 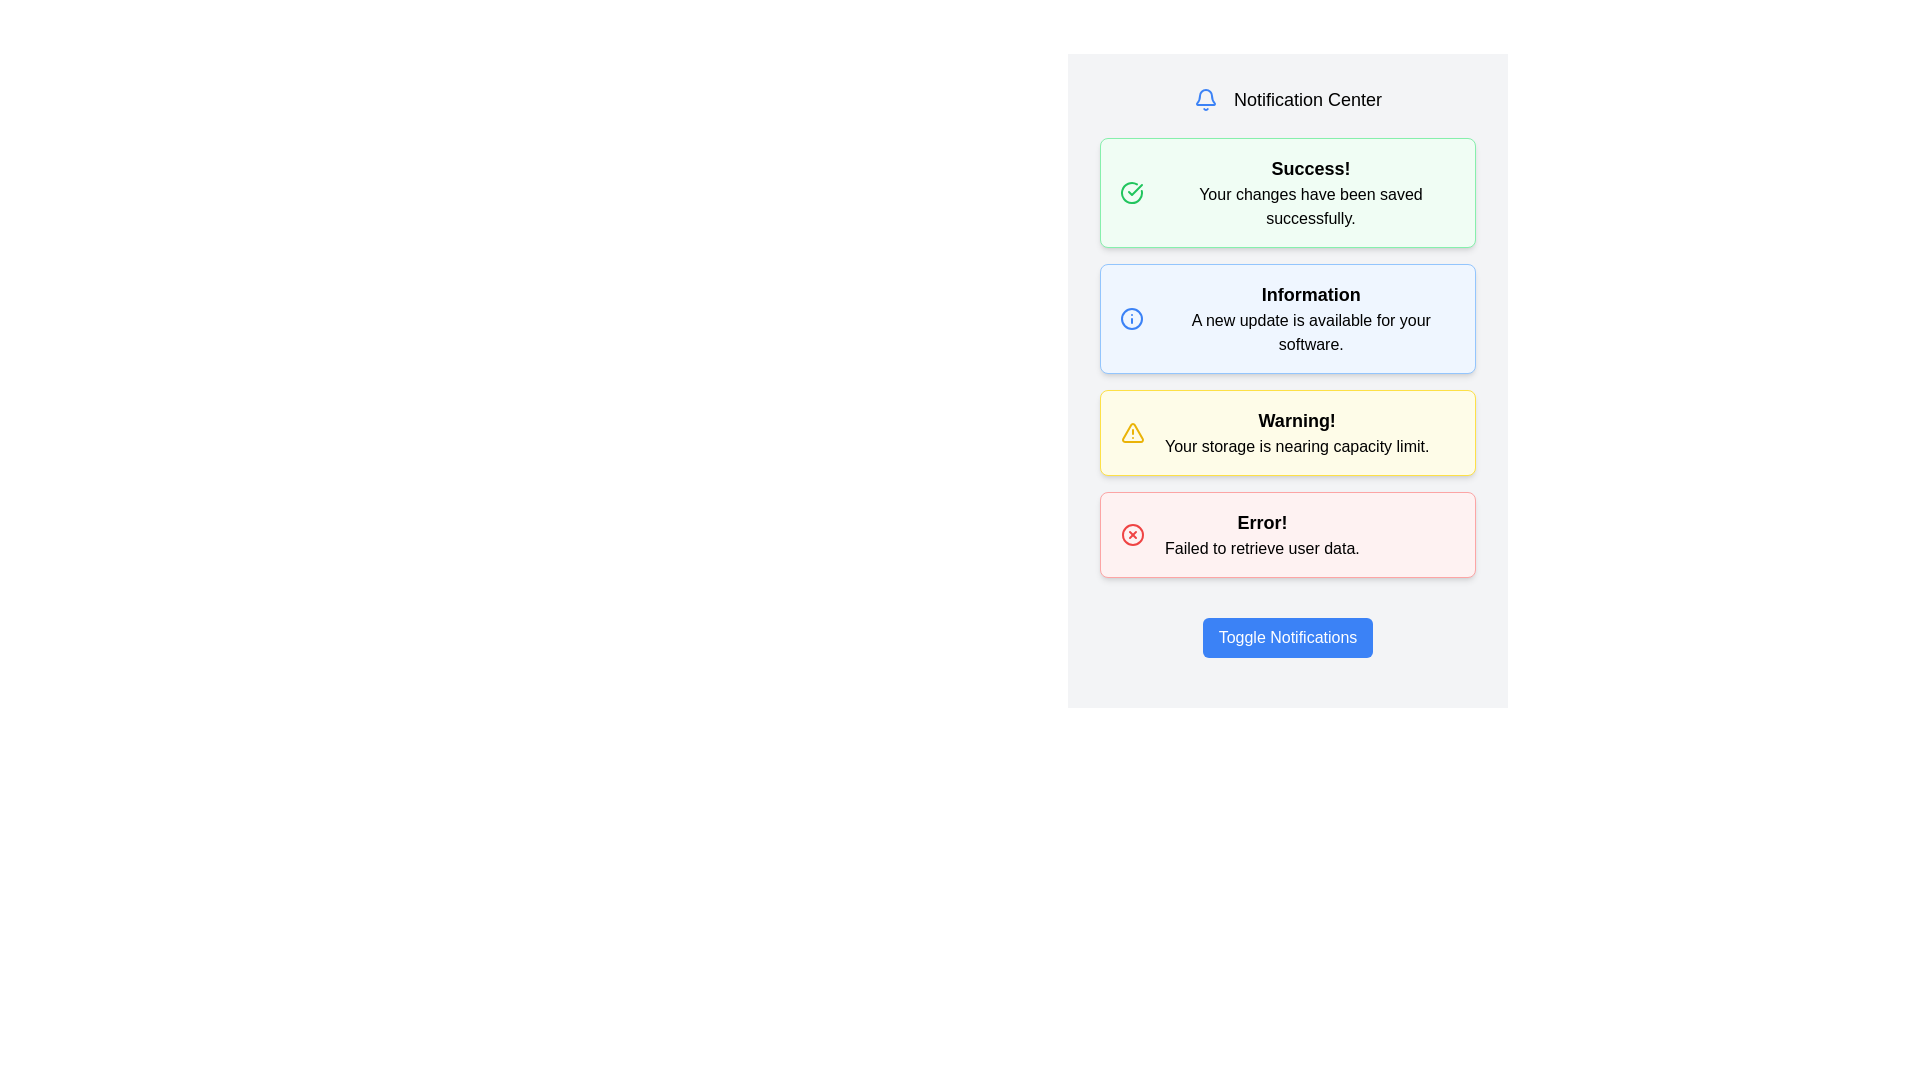 I want to click on contents of the first notification box marked by a green background and bold heading 'Success!', located at the top center of the notification panel, so click(x=1310, y=192).